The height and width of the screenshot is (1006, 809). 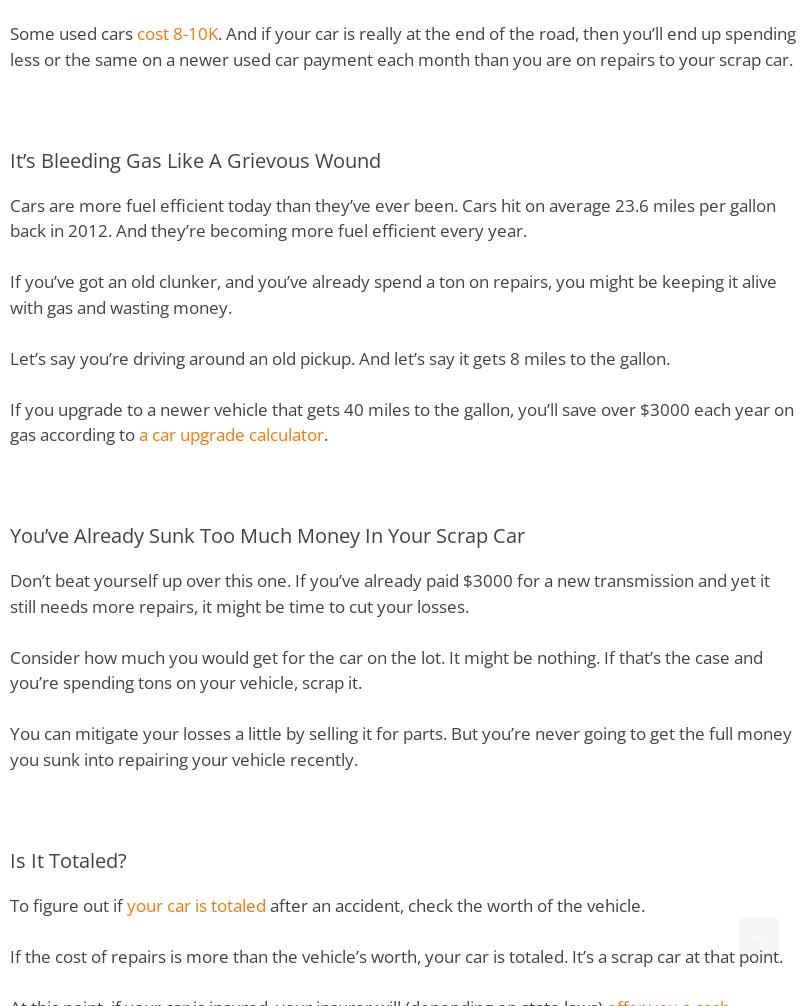 I want to click on 'If the cost of repairs is more than the vehicle’s worth, your car is totaled. It’s a scrap car at that point.', so click(x=10, y=954).